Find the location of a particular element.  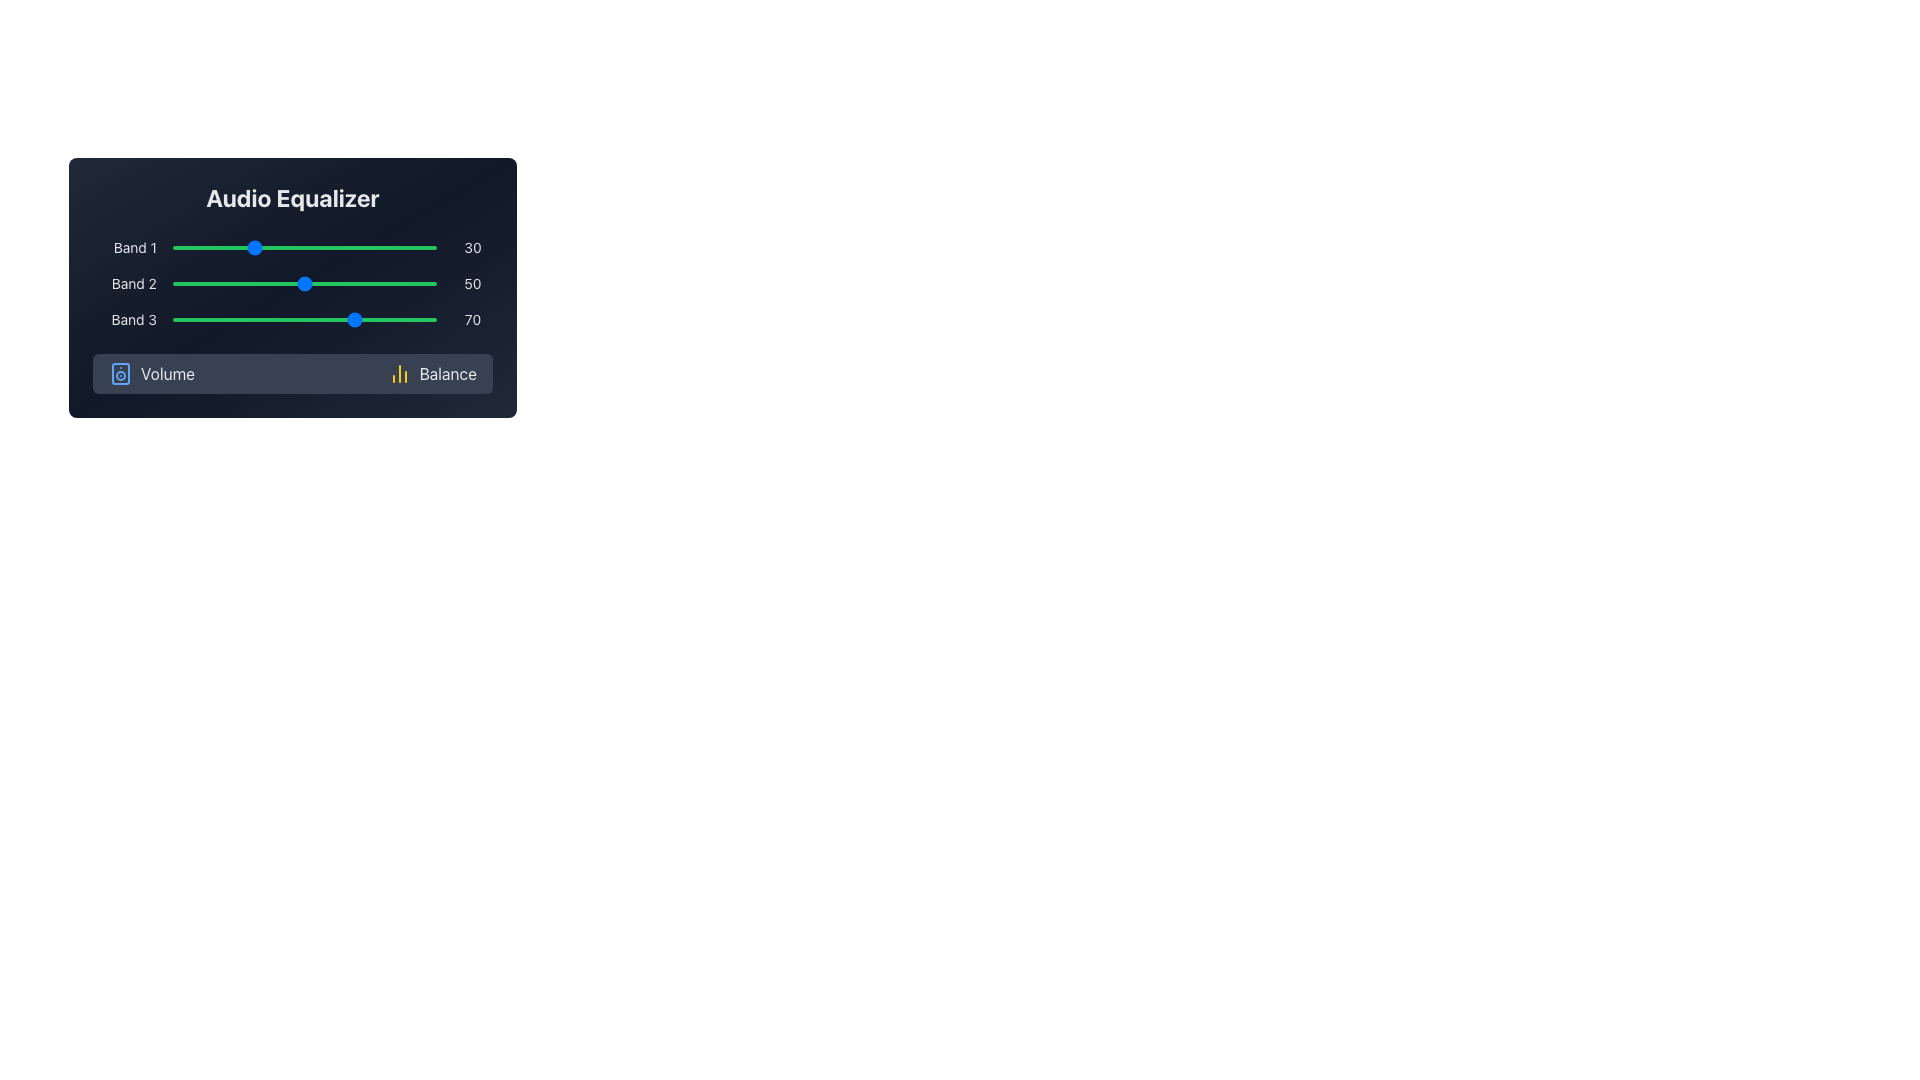

the slider labeled 'Band 1' is located at coordinates (370, 246).